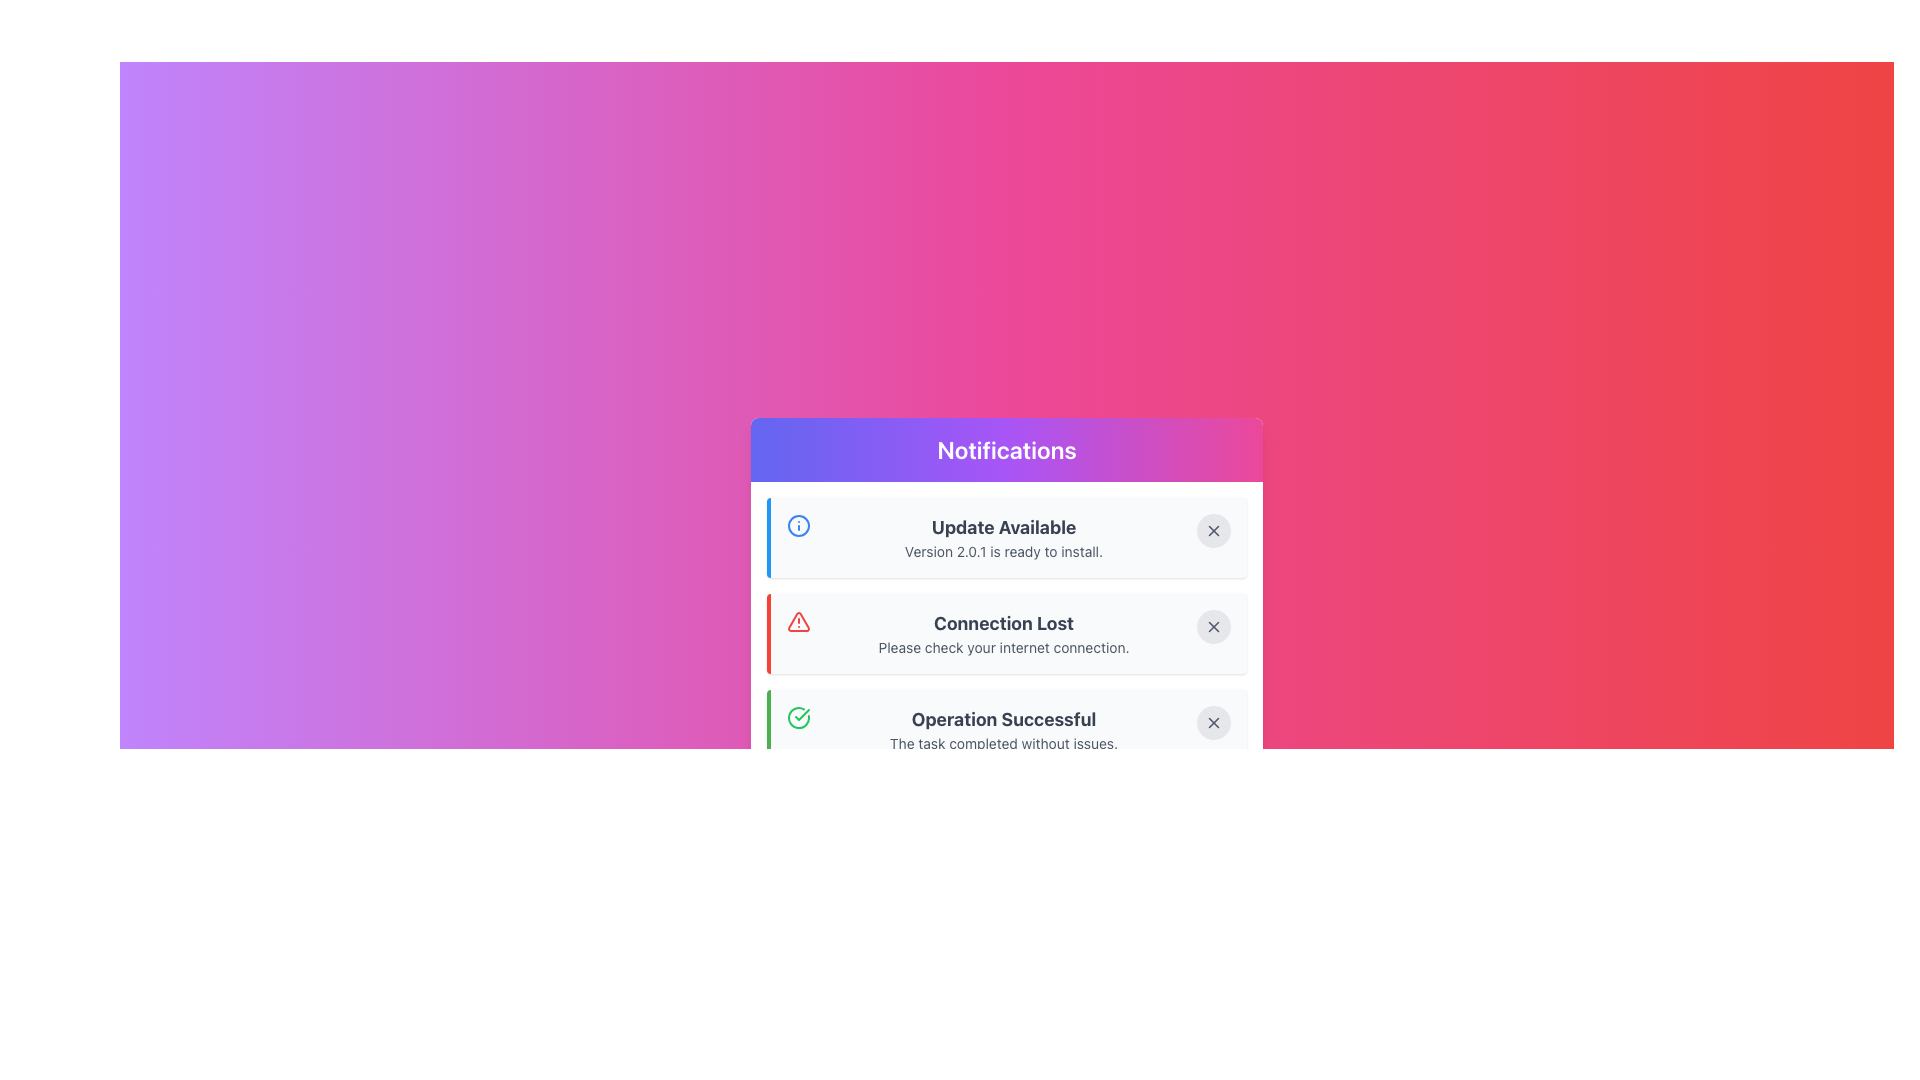 Image resolution: width=1920 pixels, height=1080 pixels. What do you see at coordinates (1213, 626) in the screenshot?
I see `the close icon located in the top right corner of the second notification item under the 'Connection Lost' section` at bounding box center [1213, 626].